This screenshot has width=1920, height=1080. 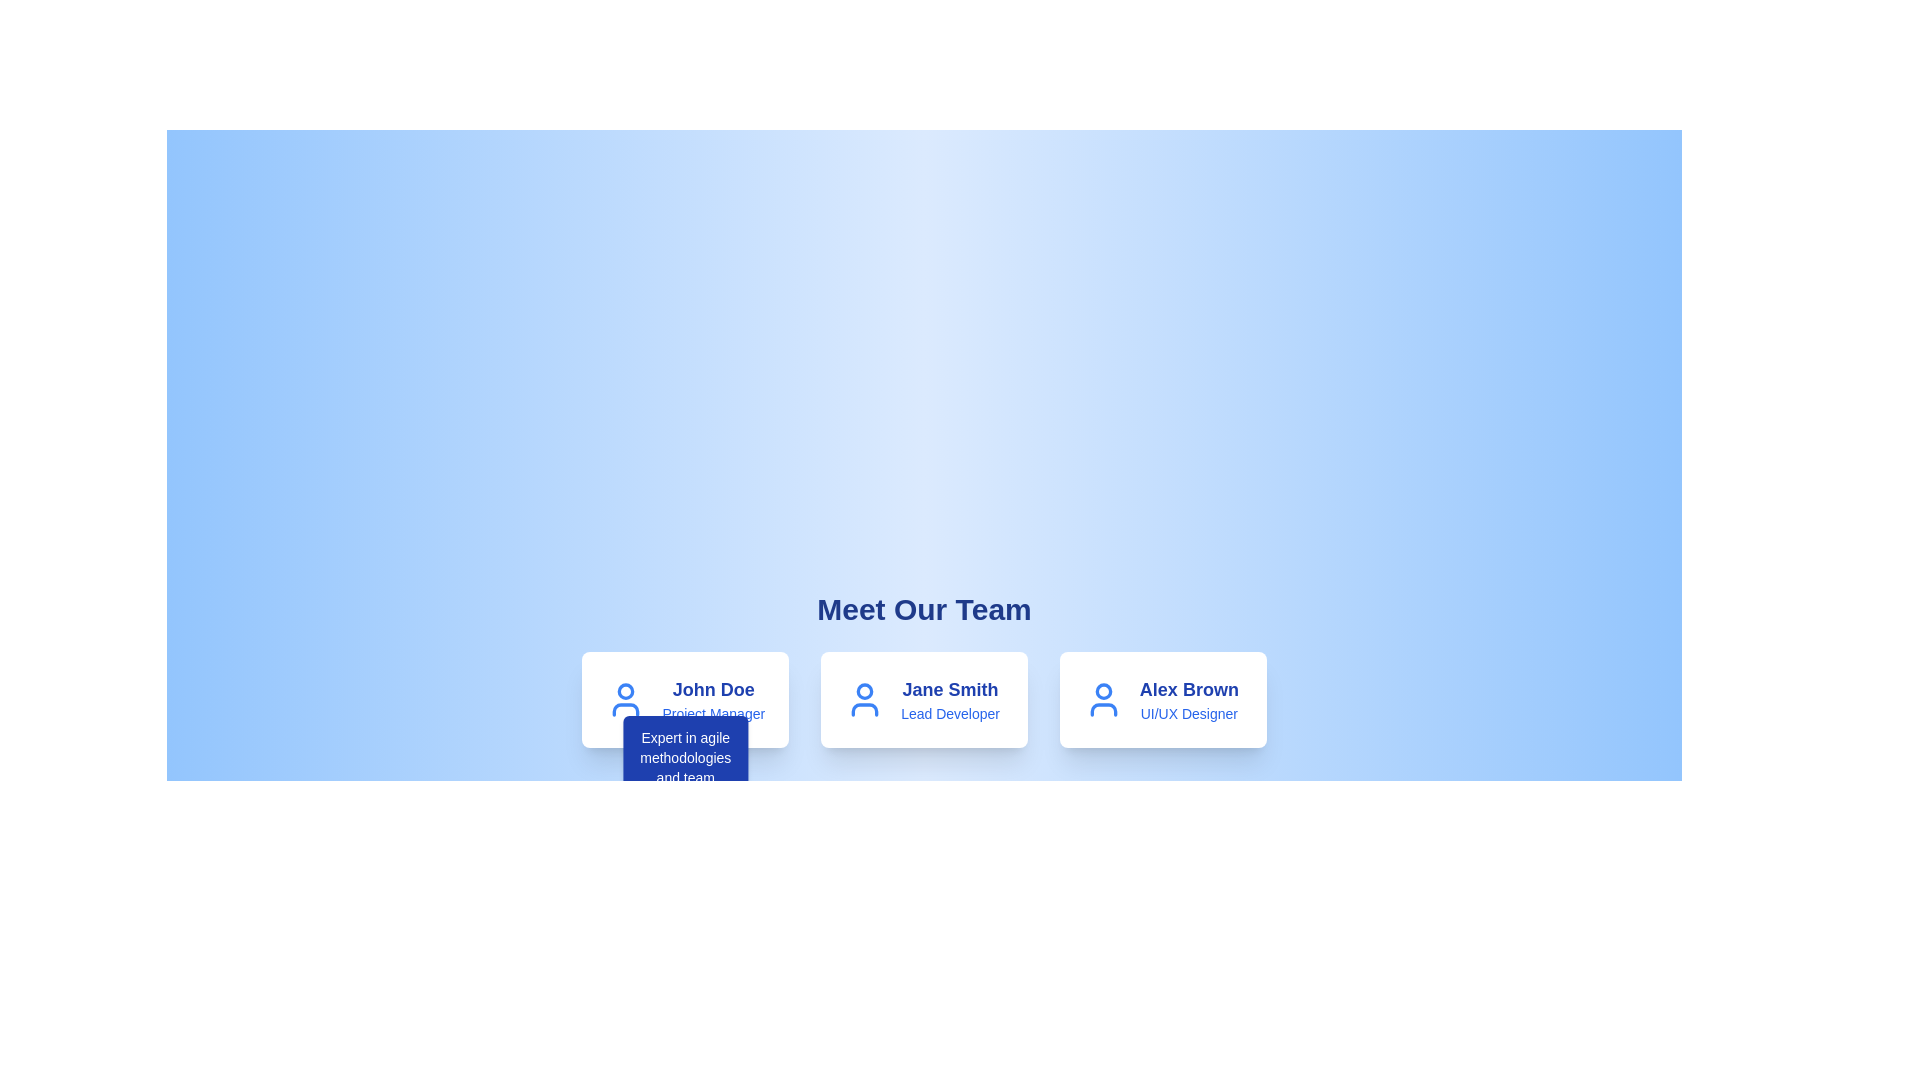 What do you see at coordinates (923, 698) in the screenshot?
I see `the Profile card presenting the team member's name, title, and avatar` at bounding box center [923, 698].